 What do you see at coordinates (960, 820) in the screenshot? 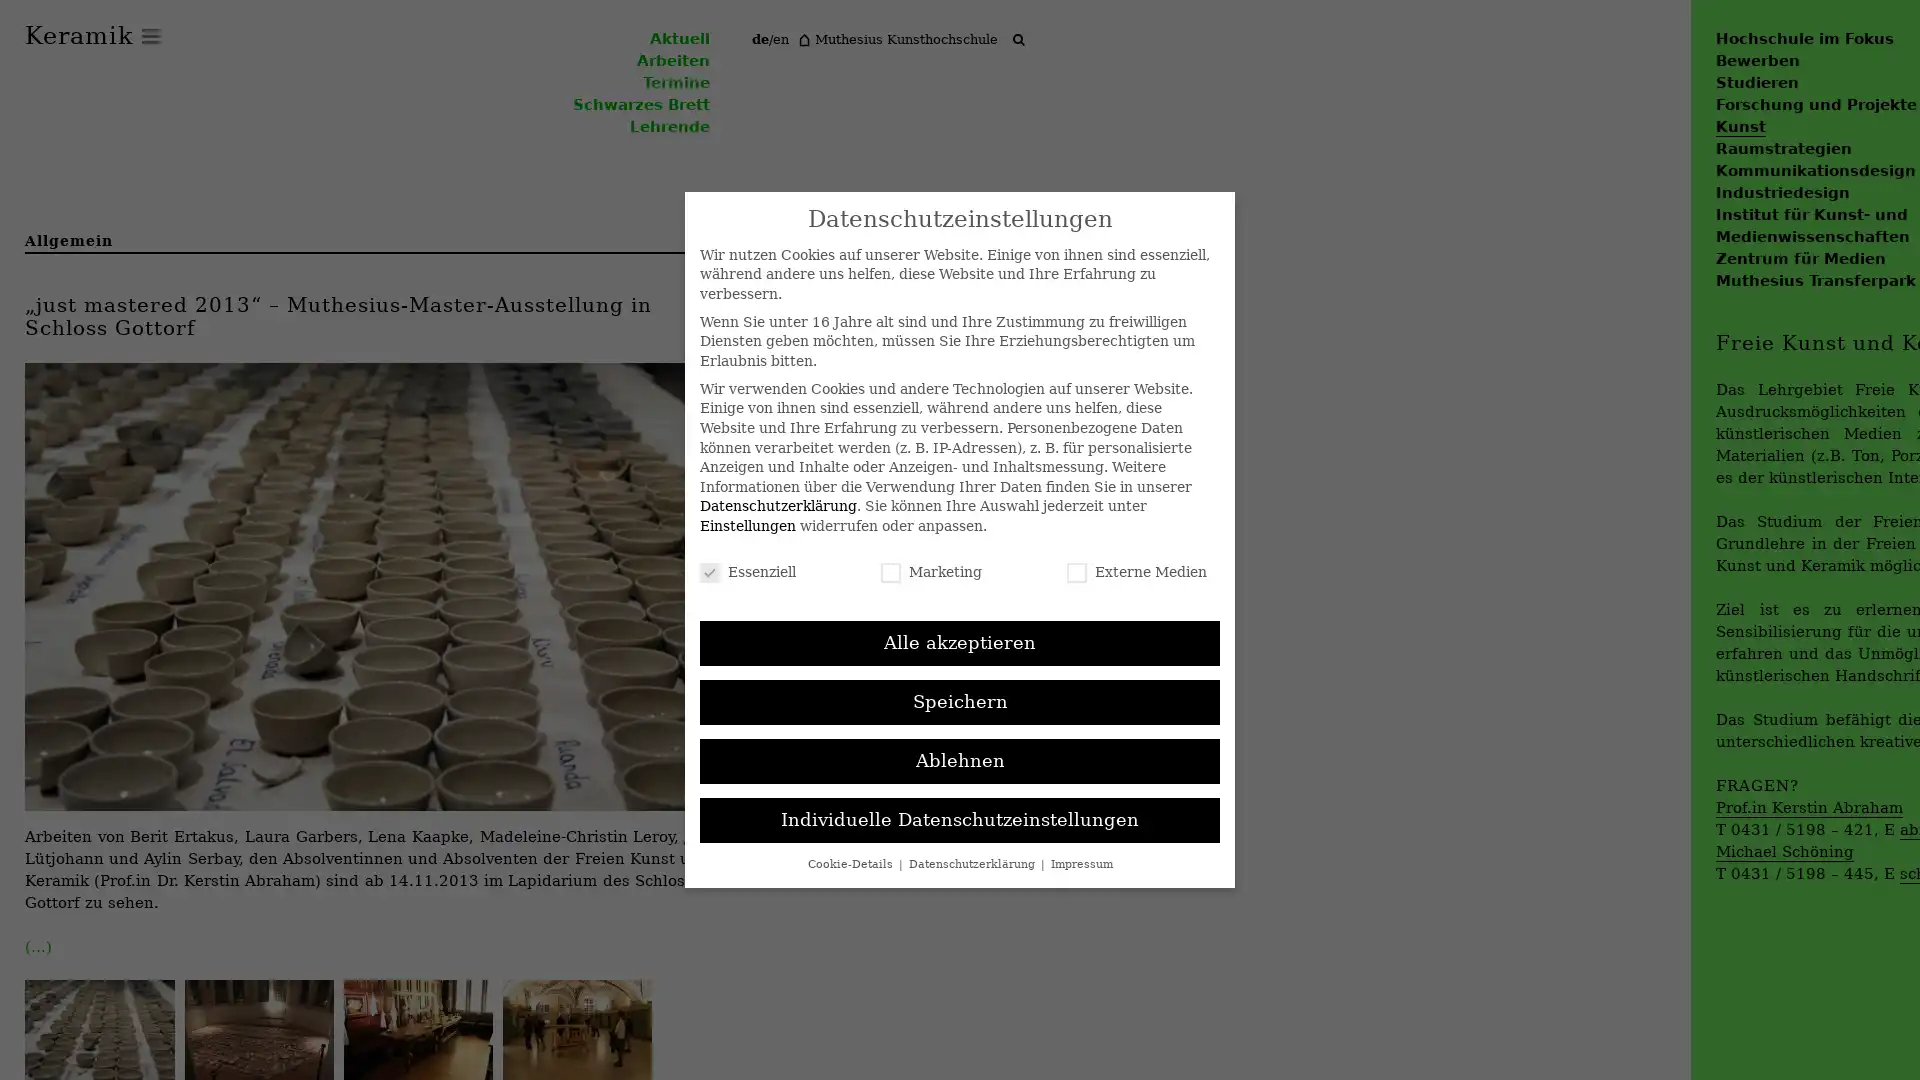
I see `Individuelle Datenschutzeinstellungen` at bounding box center [960, 820].